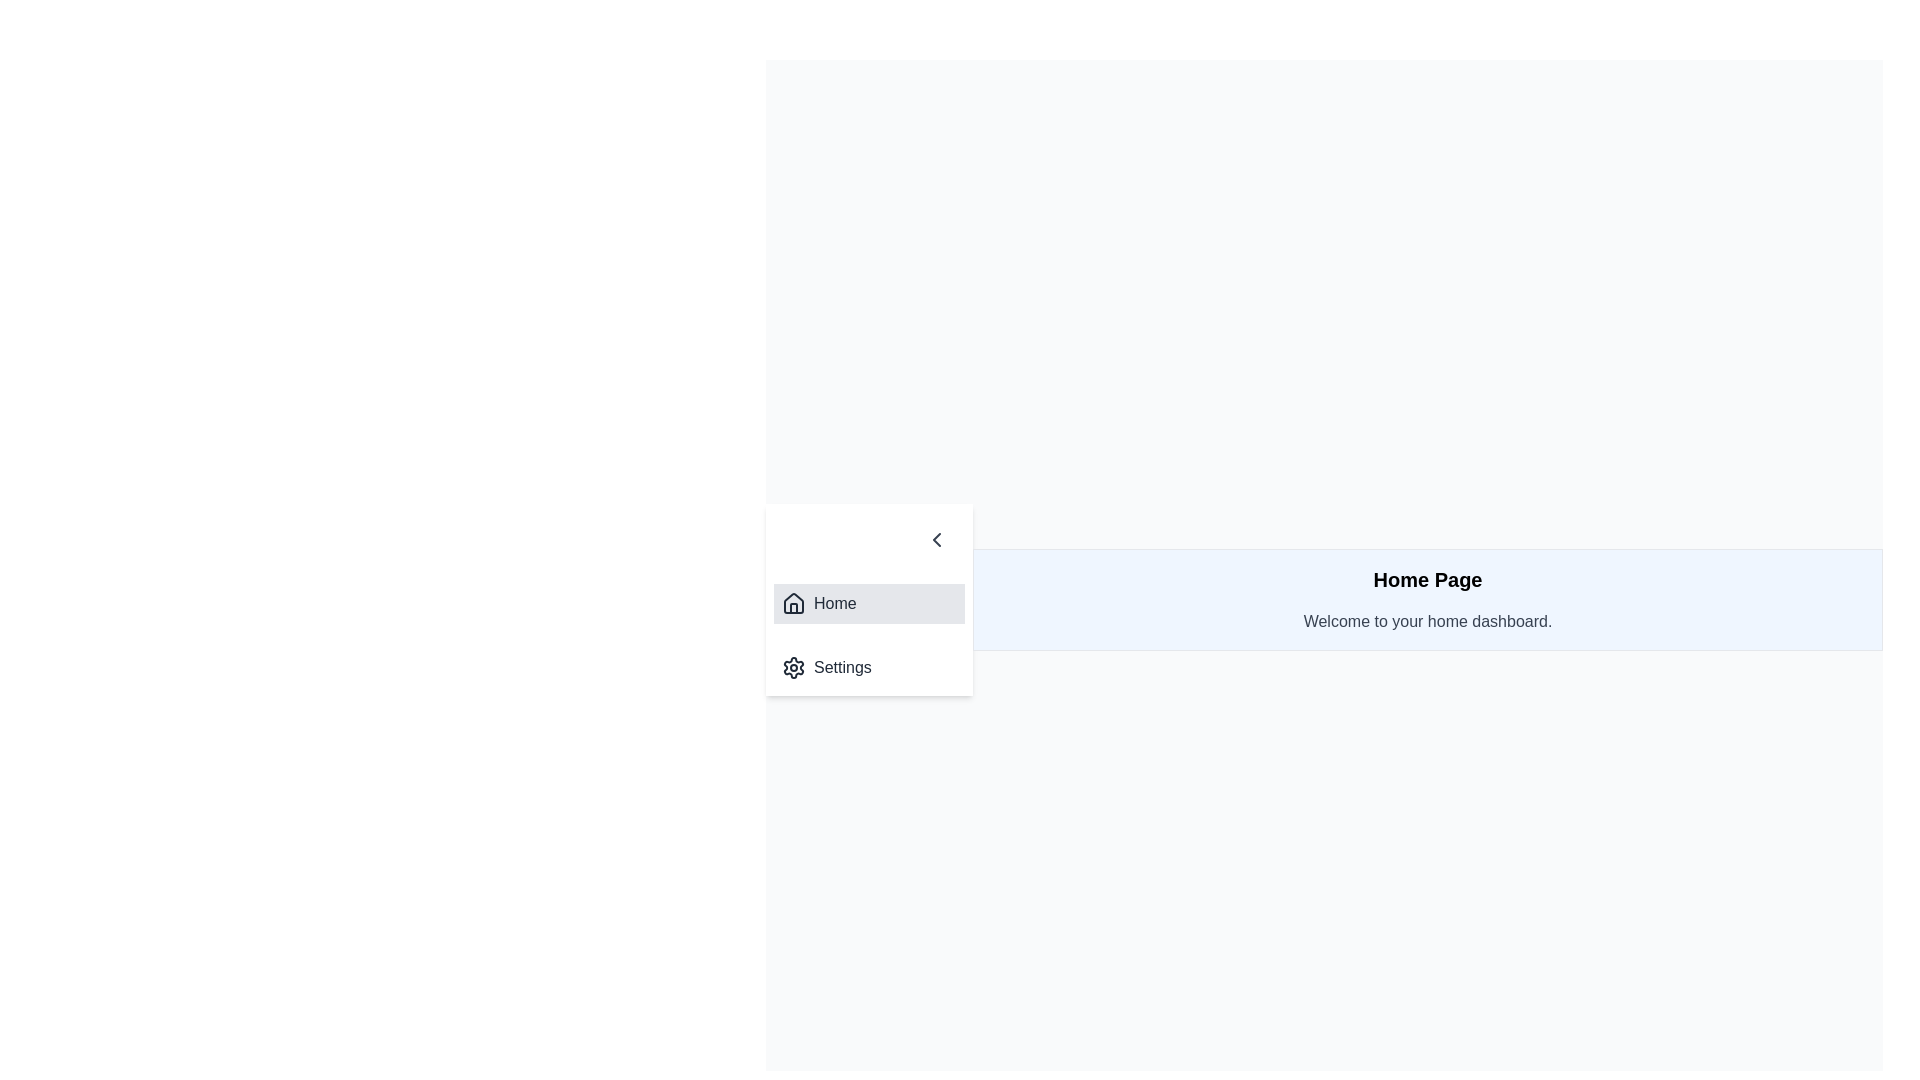 This screenshot has width=1920, height=1080. Describe the element at coordinates (792, 601) in the screenshot. I see `the house icon located at the top of the menu list, adjacent to the 'Home' label` at that location.